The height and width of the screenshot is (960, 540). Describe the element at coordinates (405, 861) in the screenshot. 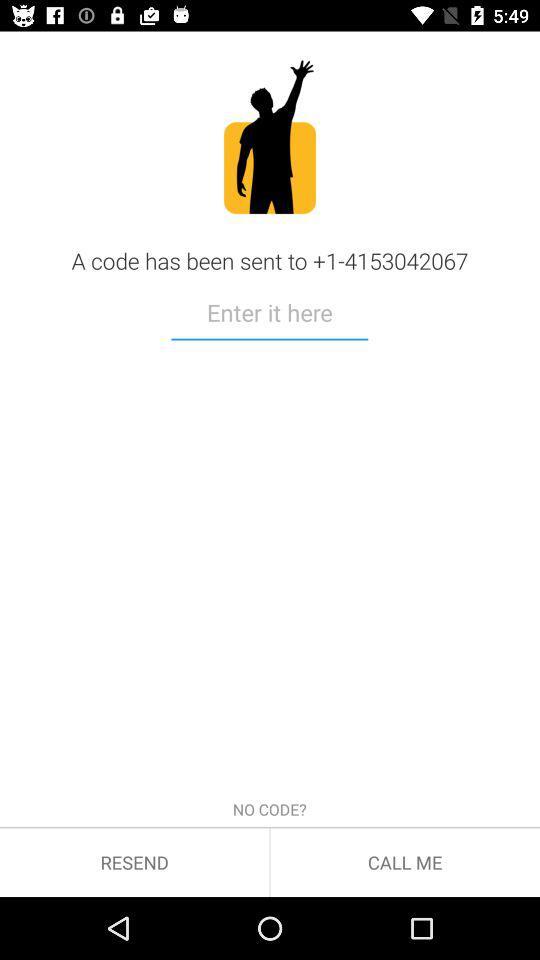

I see `the call me item` at that location.